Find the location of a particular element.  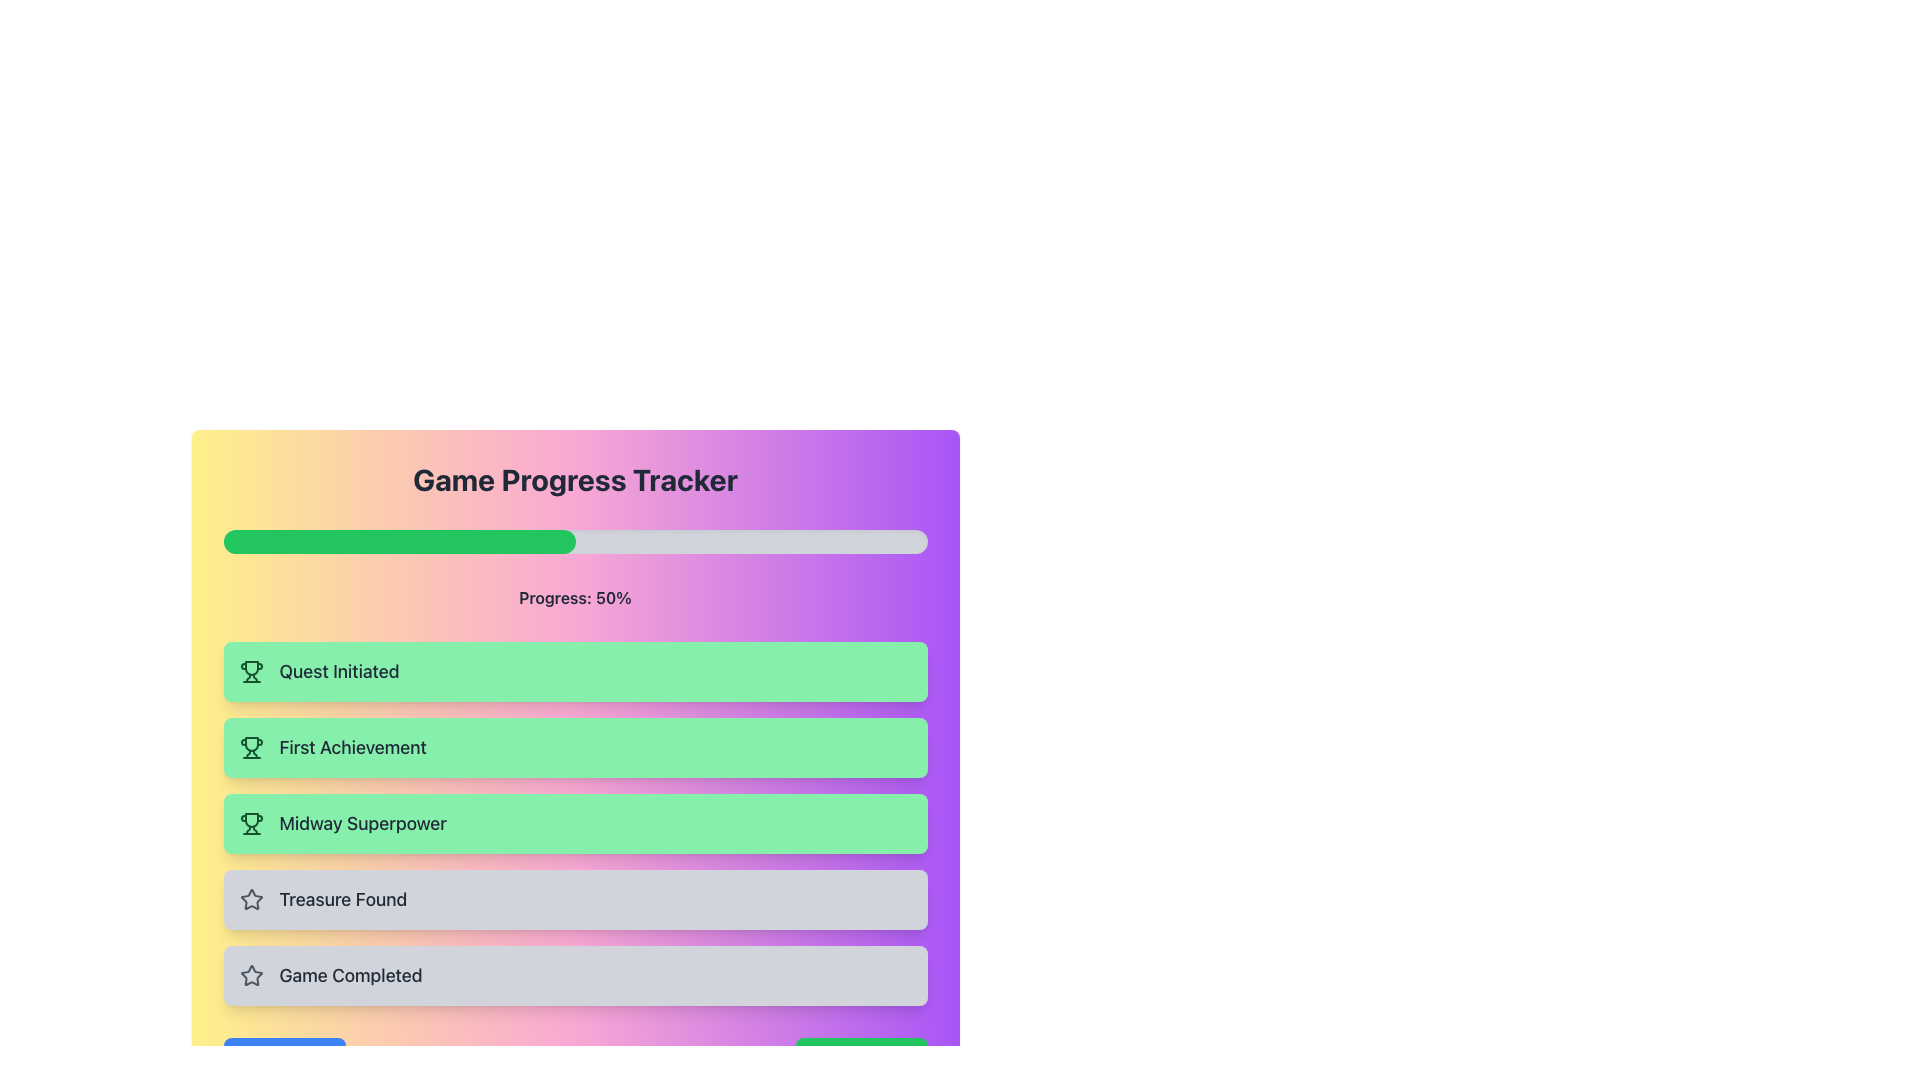

the text content within the green card that indicates a specific achievement or milestone, located to the right of the trophy icon is located at coordinates (363, 824).